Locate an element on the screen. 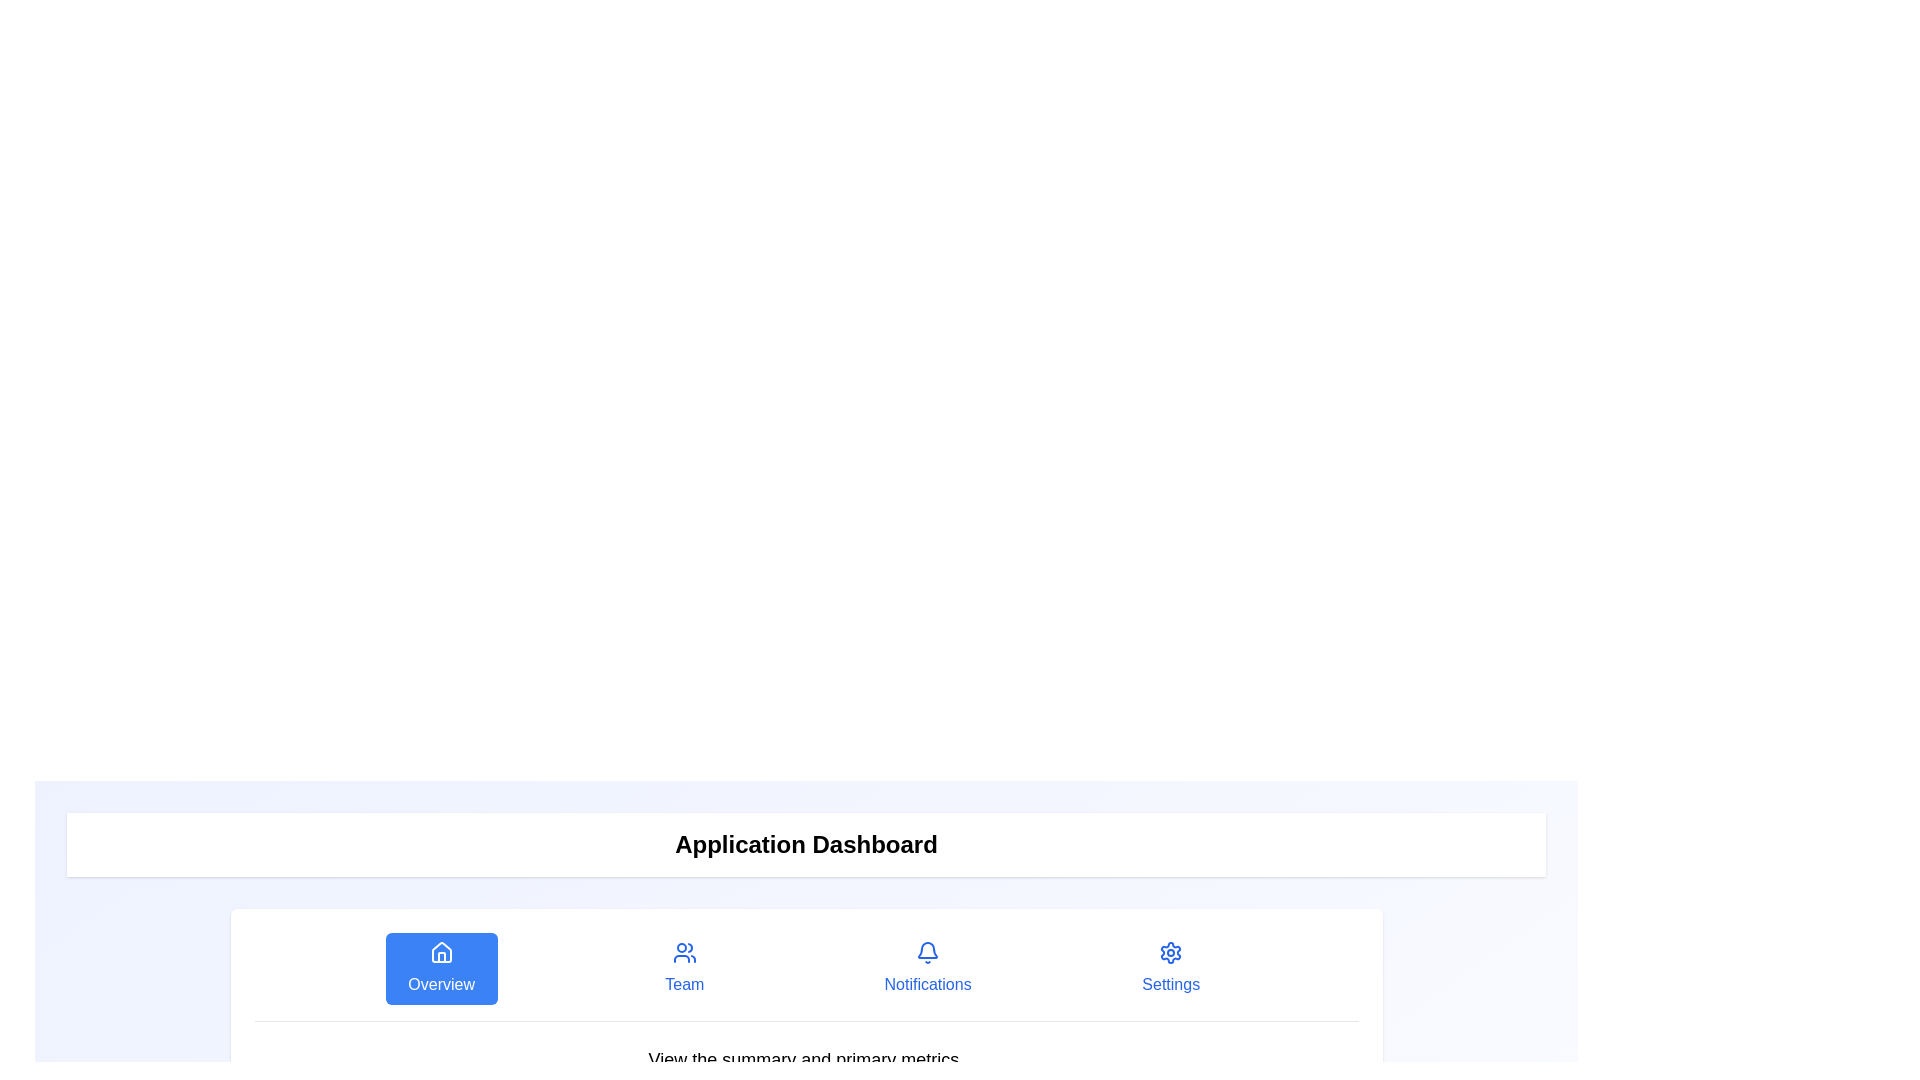 The width and height of the screenshot is (1920, 1080). the Notifications button, which features a bell icon and the text 'Notifications' in blue on a white background is located at coordinates (927, 967).